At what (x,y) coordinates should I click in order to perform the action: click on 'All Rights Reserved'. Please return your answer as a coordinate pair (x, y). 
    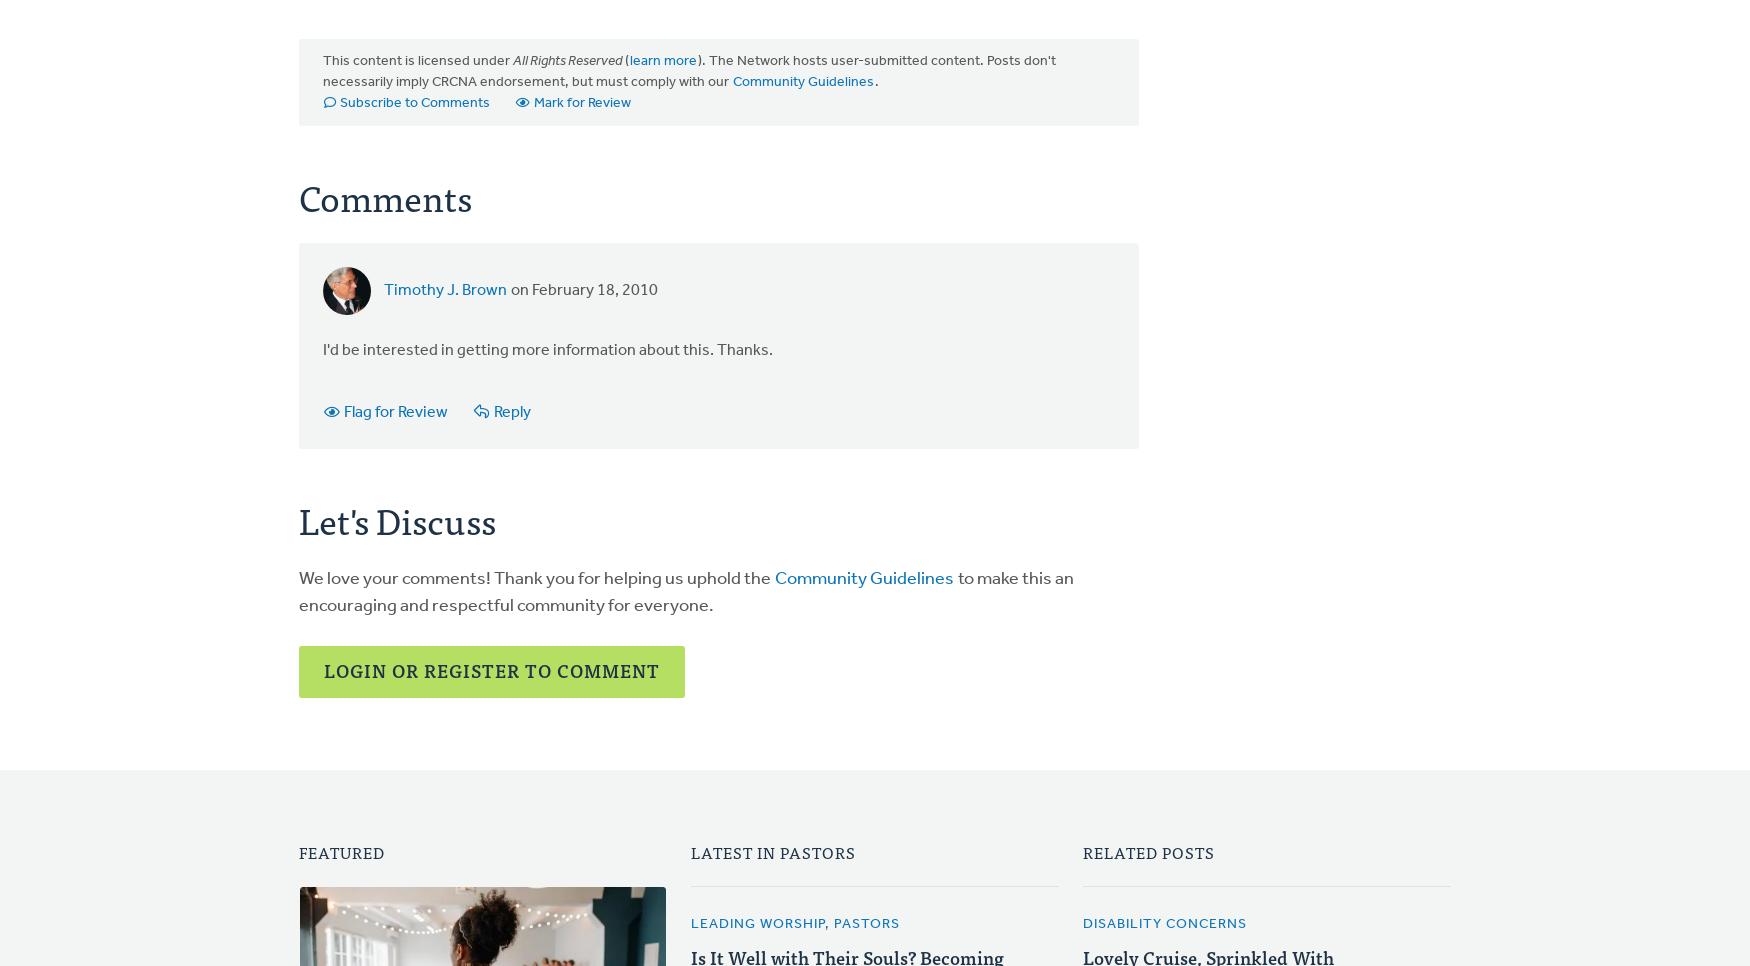
    Looking at the image, I should click on (511, 61).